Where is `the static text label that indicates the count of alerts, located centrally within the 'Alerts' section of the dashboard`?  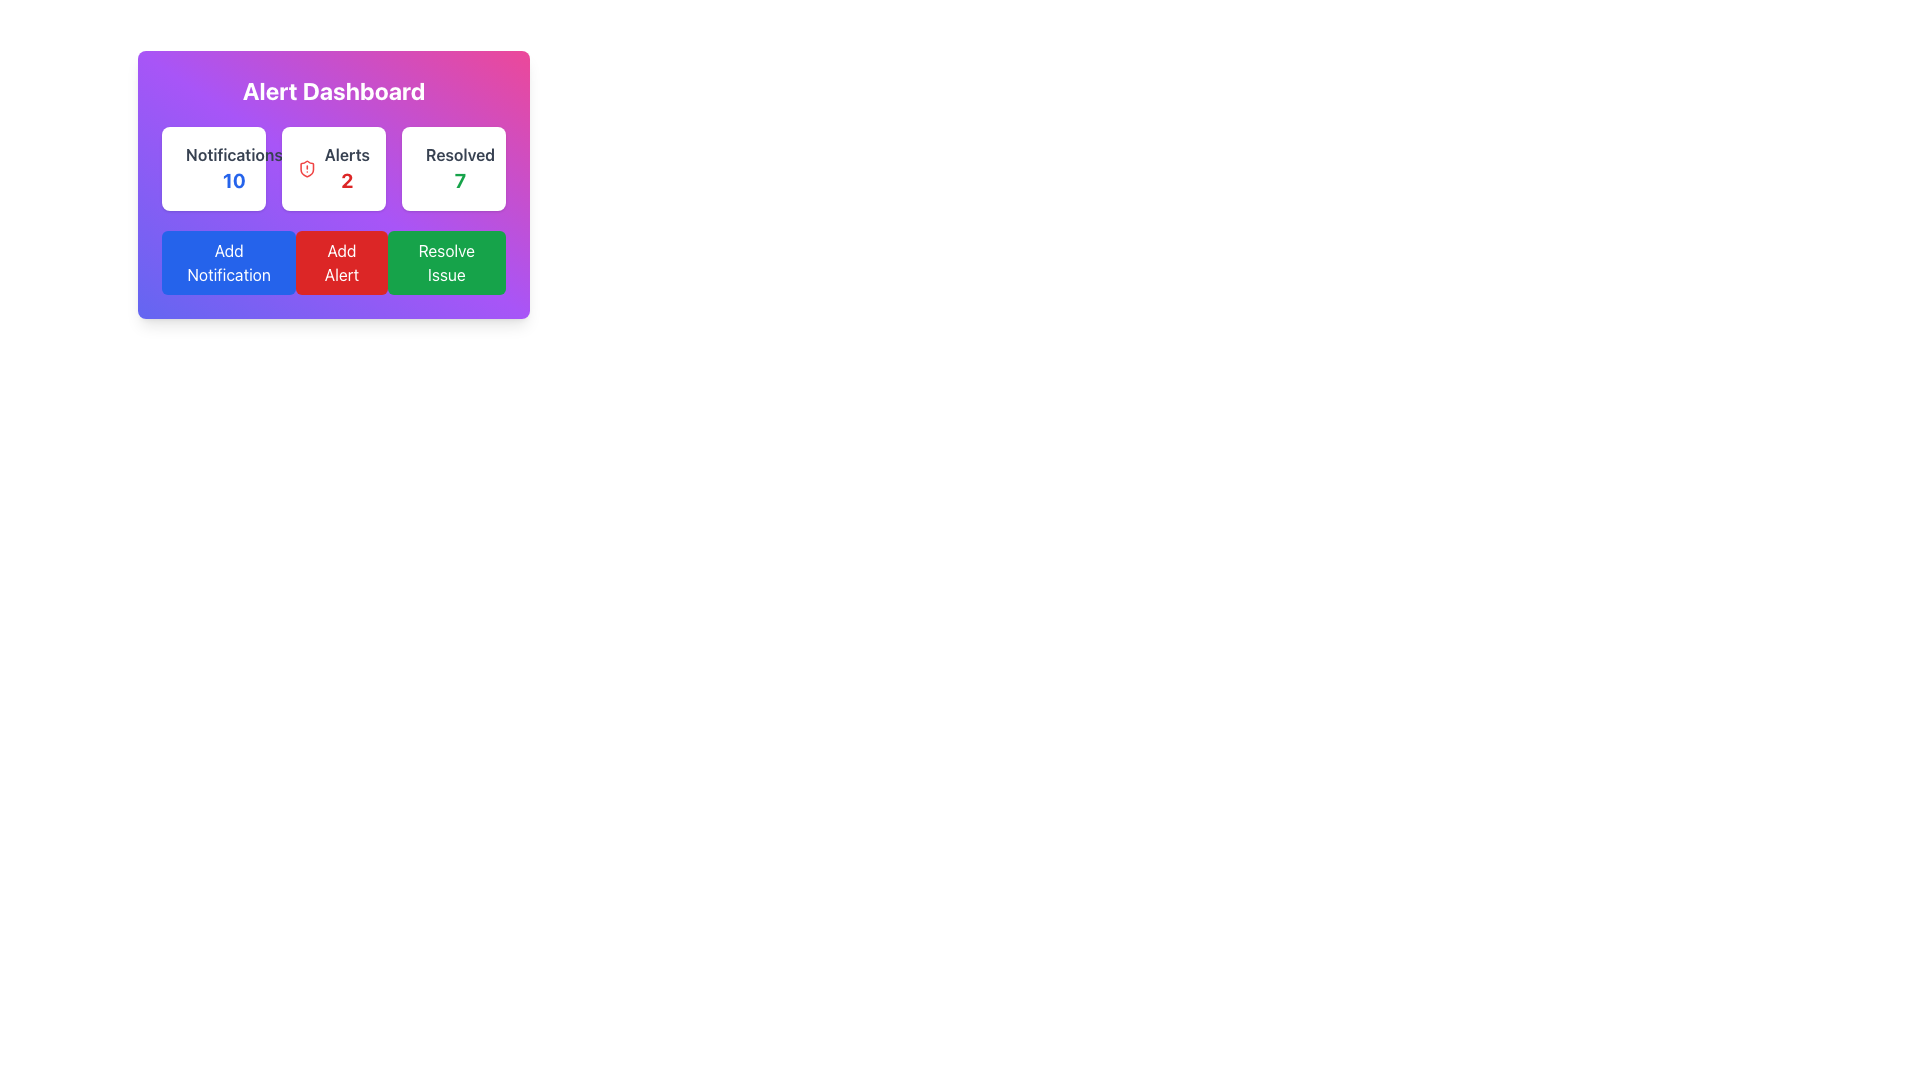 the static text label that indicates the count of alerts, located centrally within the 'Alerts' section of the dashboard is located at coordinates (347, 181).